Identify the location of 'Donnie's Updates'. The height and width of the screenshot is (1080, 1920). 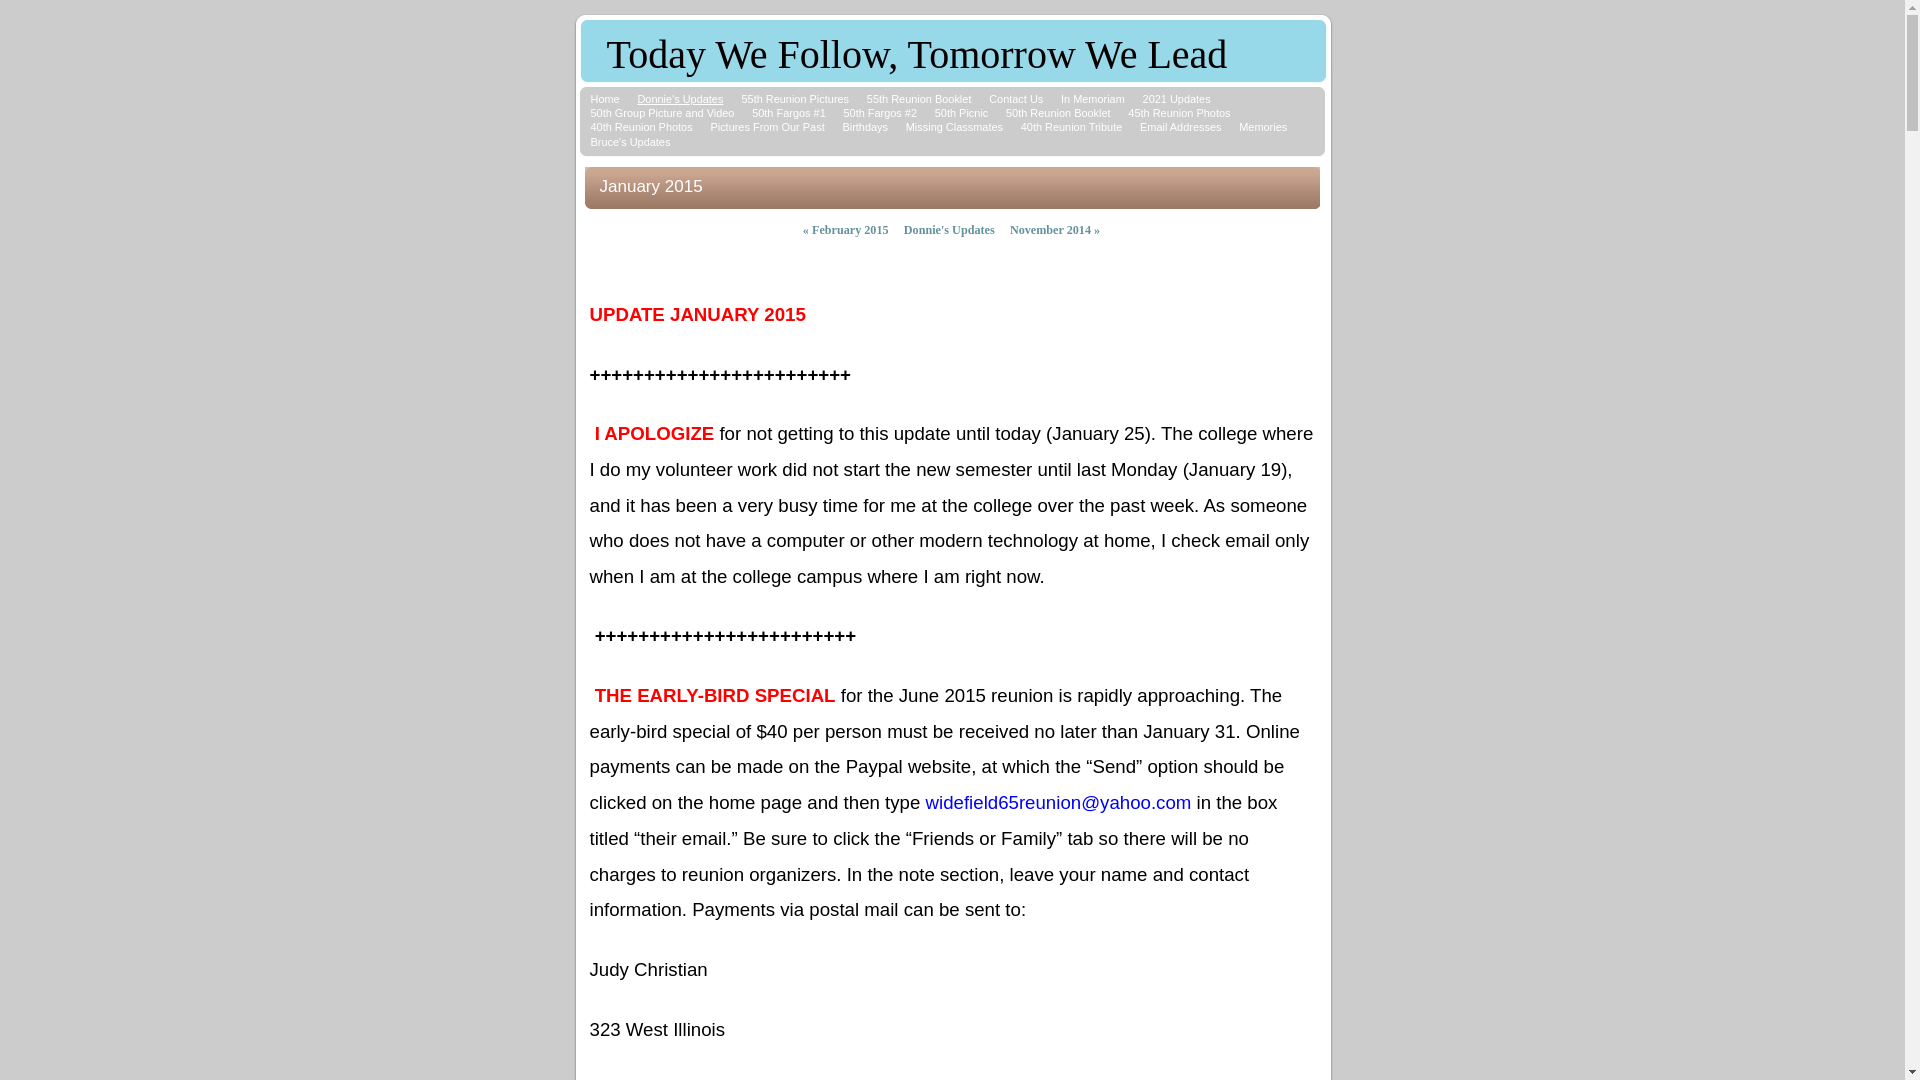
(948, 229).